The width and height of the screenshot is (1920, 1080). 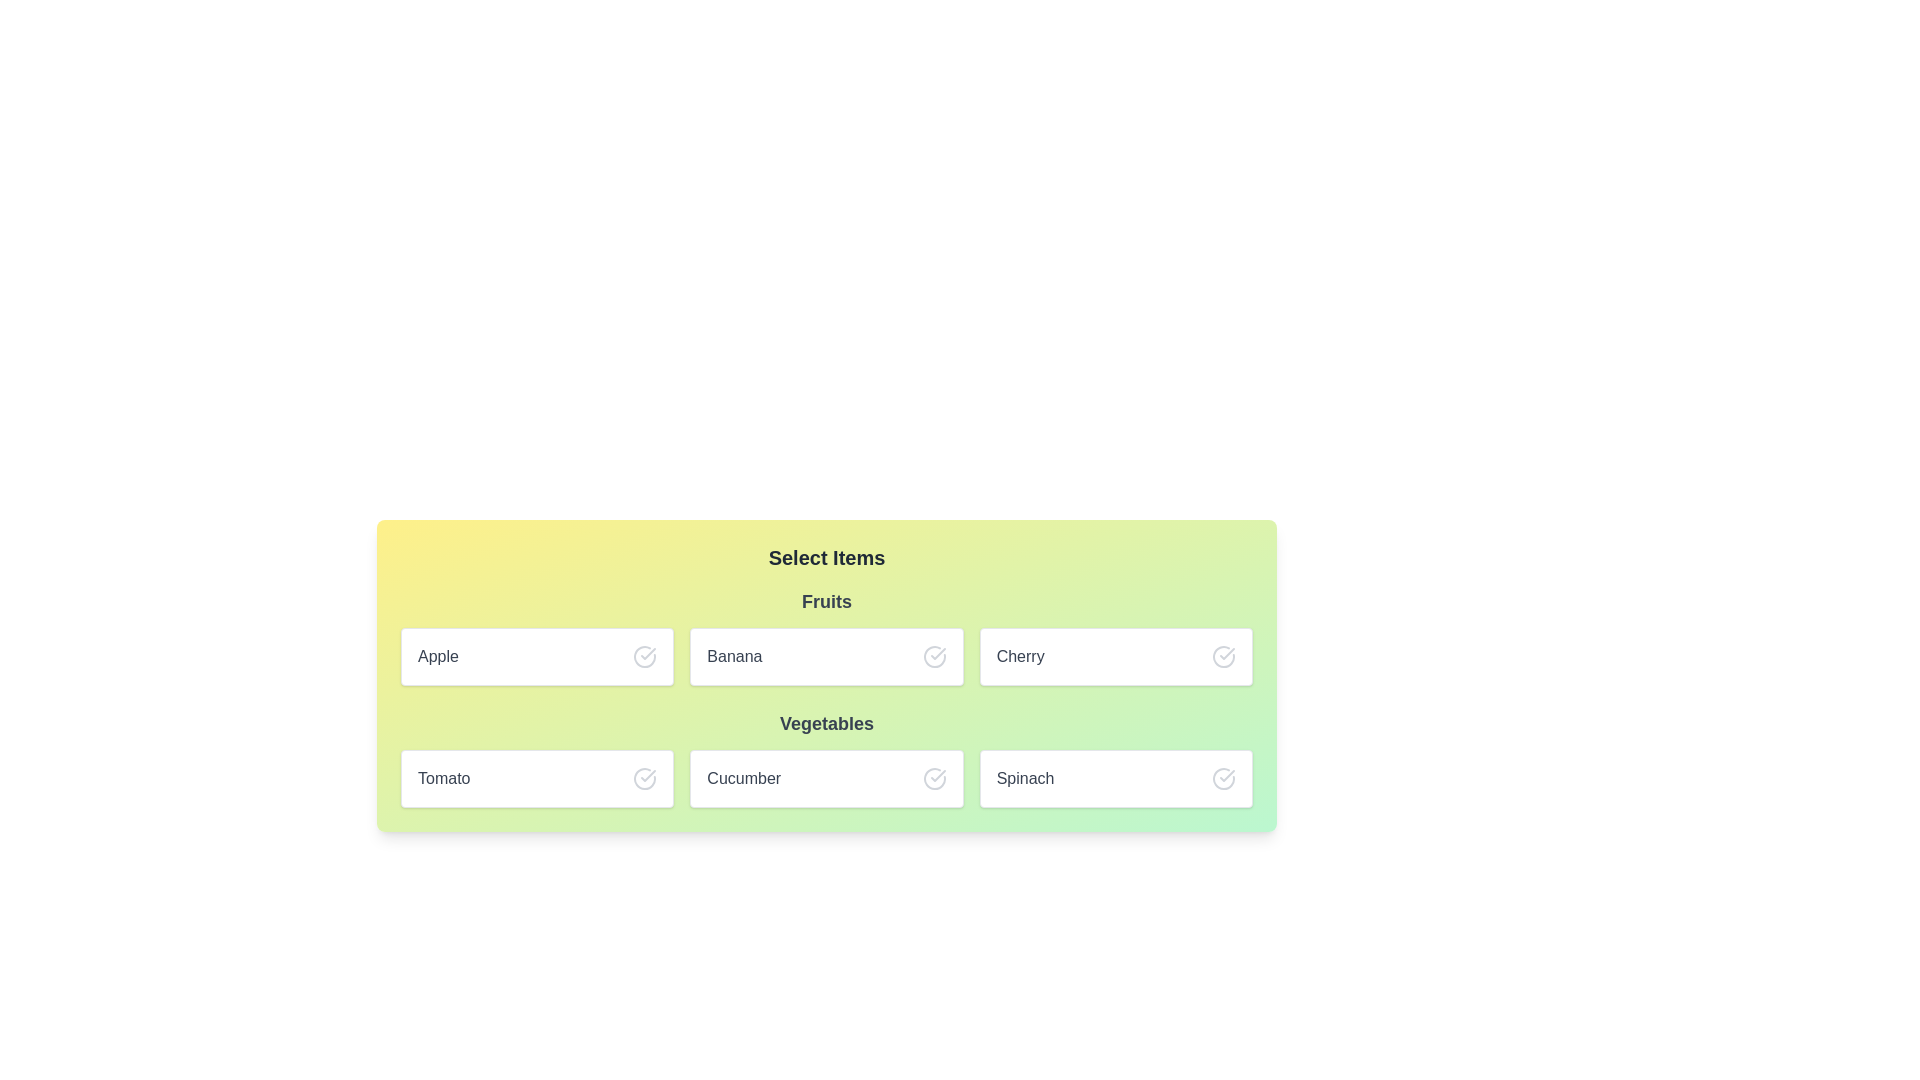 I want to click on the 'Spinach' text label within the 'Vegetables' section, so click(x=1025, y=778).